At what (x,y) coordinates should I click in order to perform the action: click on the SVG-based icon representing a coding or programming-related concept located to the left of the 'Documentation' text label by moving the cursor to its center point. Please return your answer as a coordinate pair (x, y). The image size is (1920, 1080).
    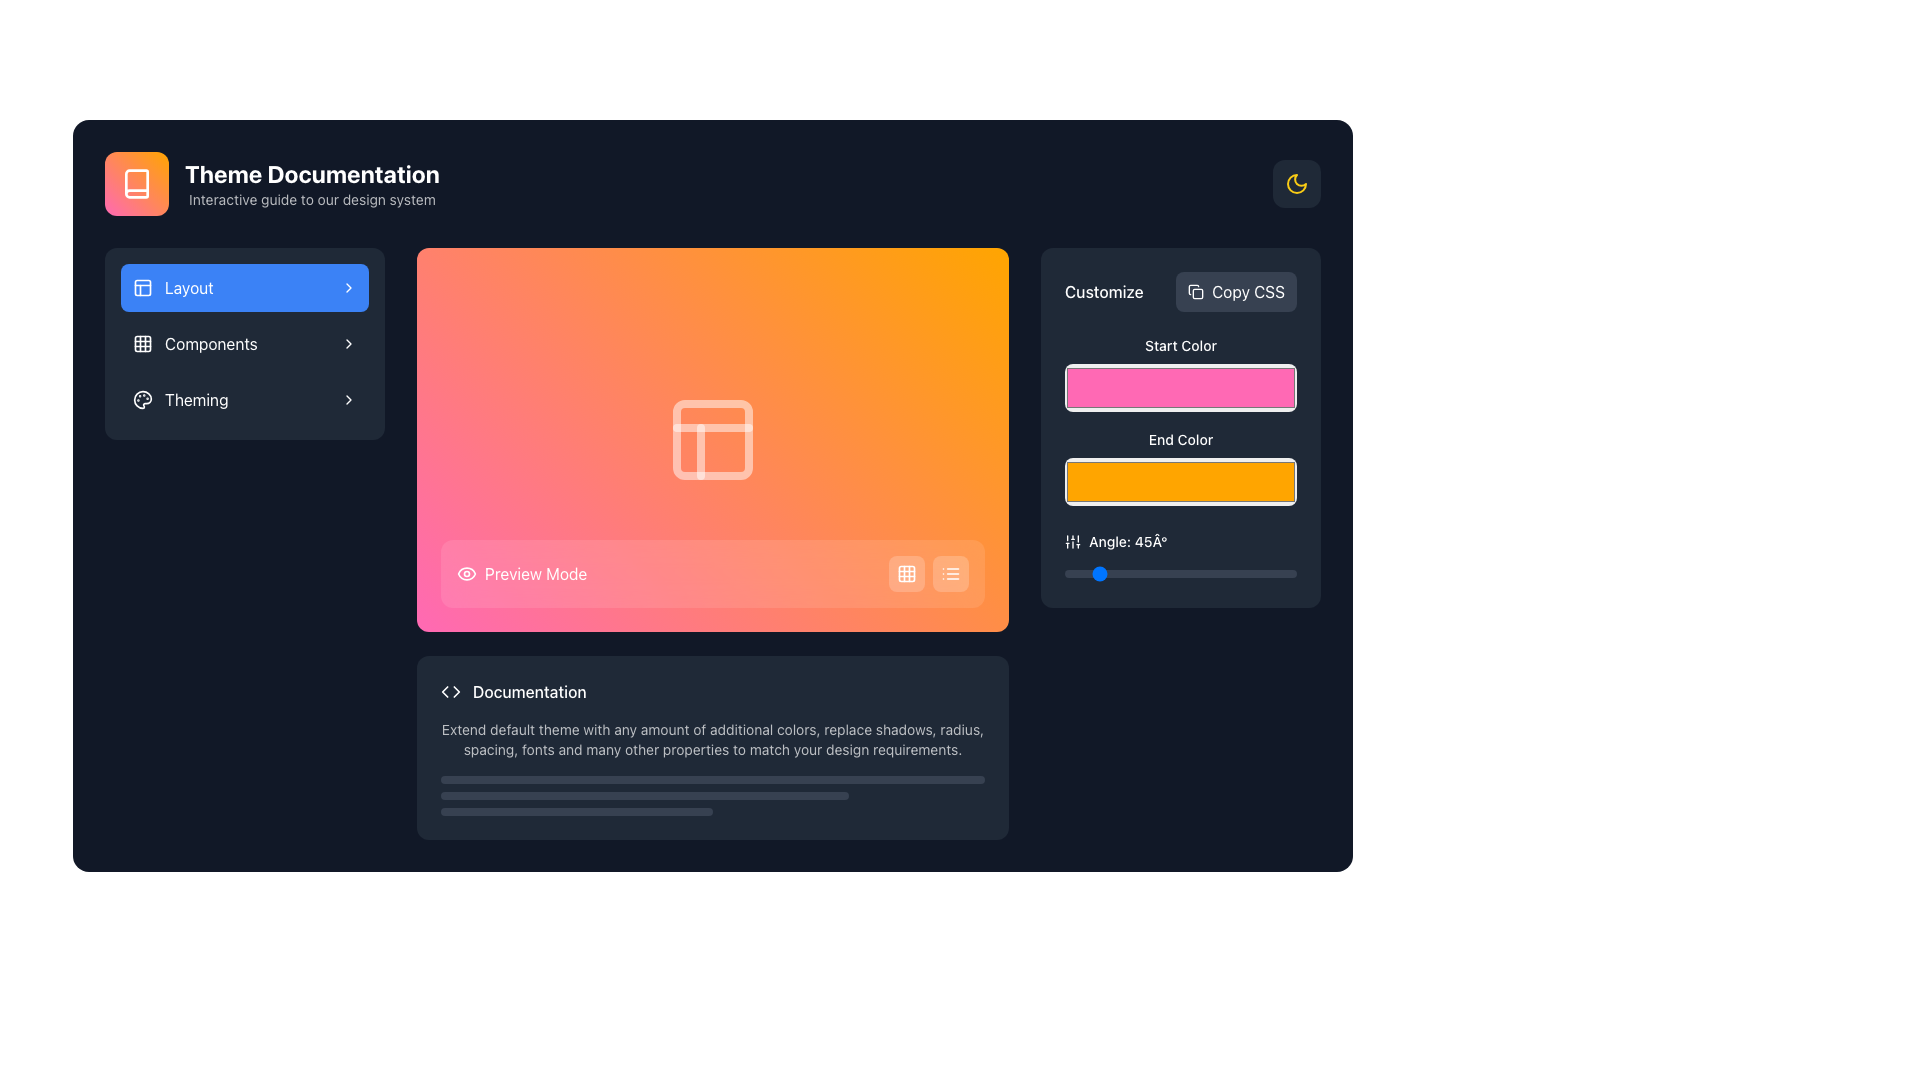
    Looking at the image, I should click on (450, 690).